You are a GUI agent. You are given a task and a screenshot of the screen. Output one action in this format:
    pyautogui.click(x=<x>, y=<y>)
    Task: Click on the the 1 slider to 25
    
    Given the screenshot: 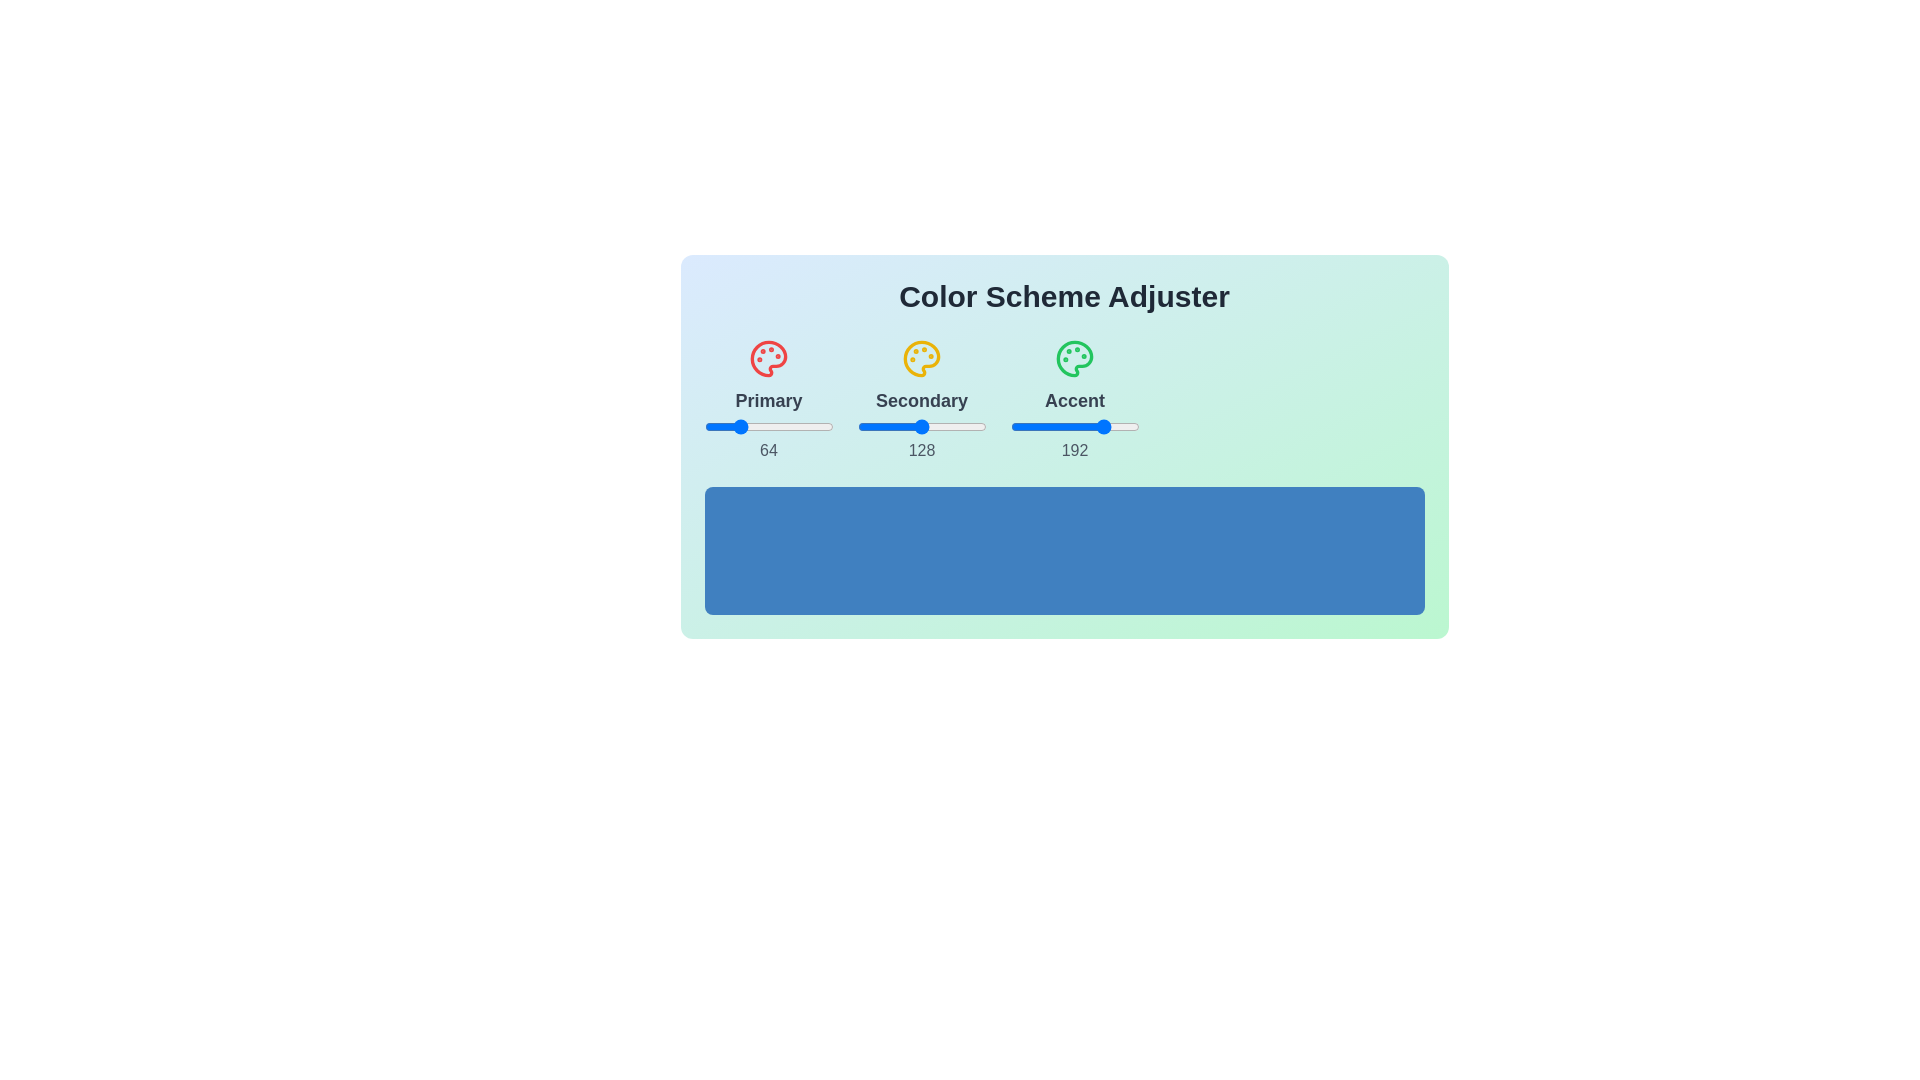 What is the action you would take?
    pyautogui.click(x=933, y=426)
    